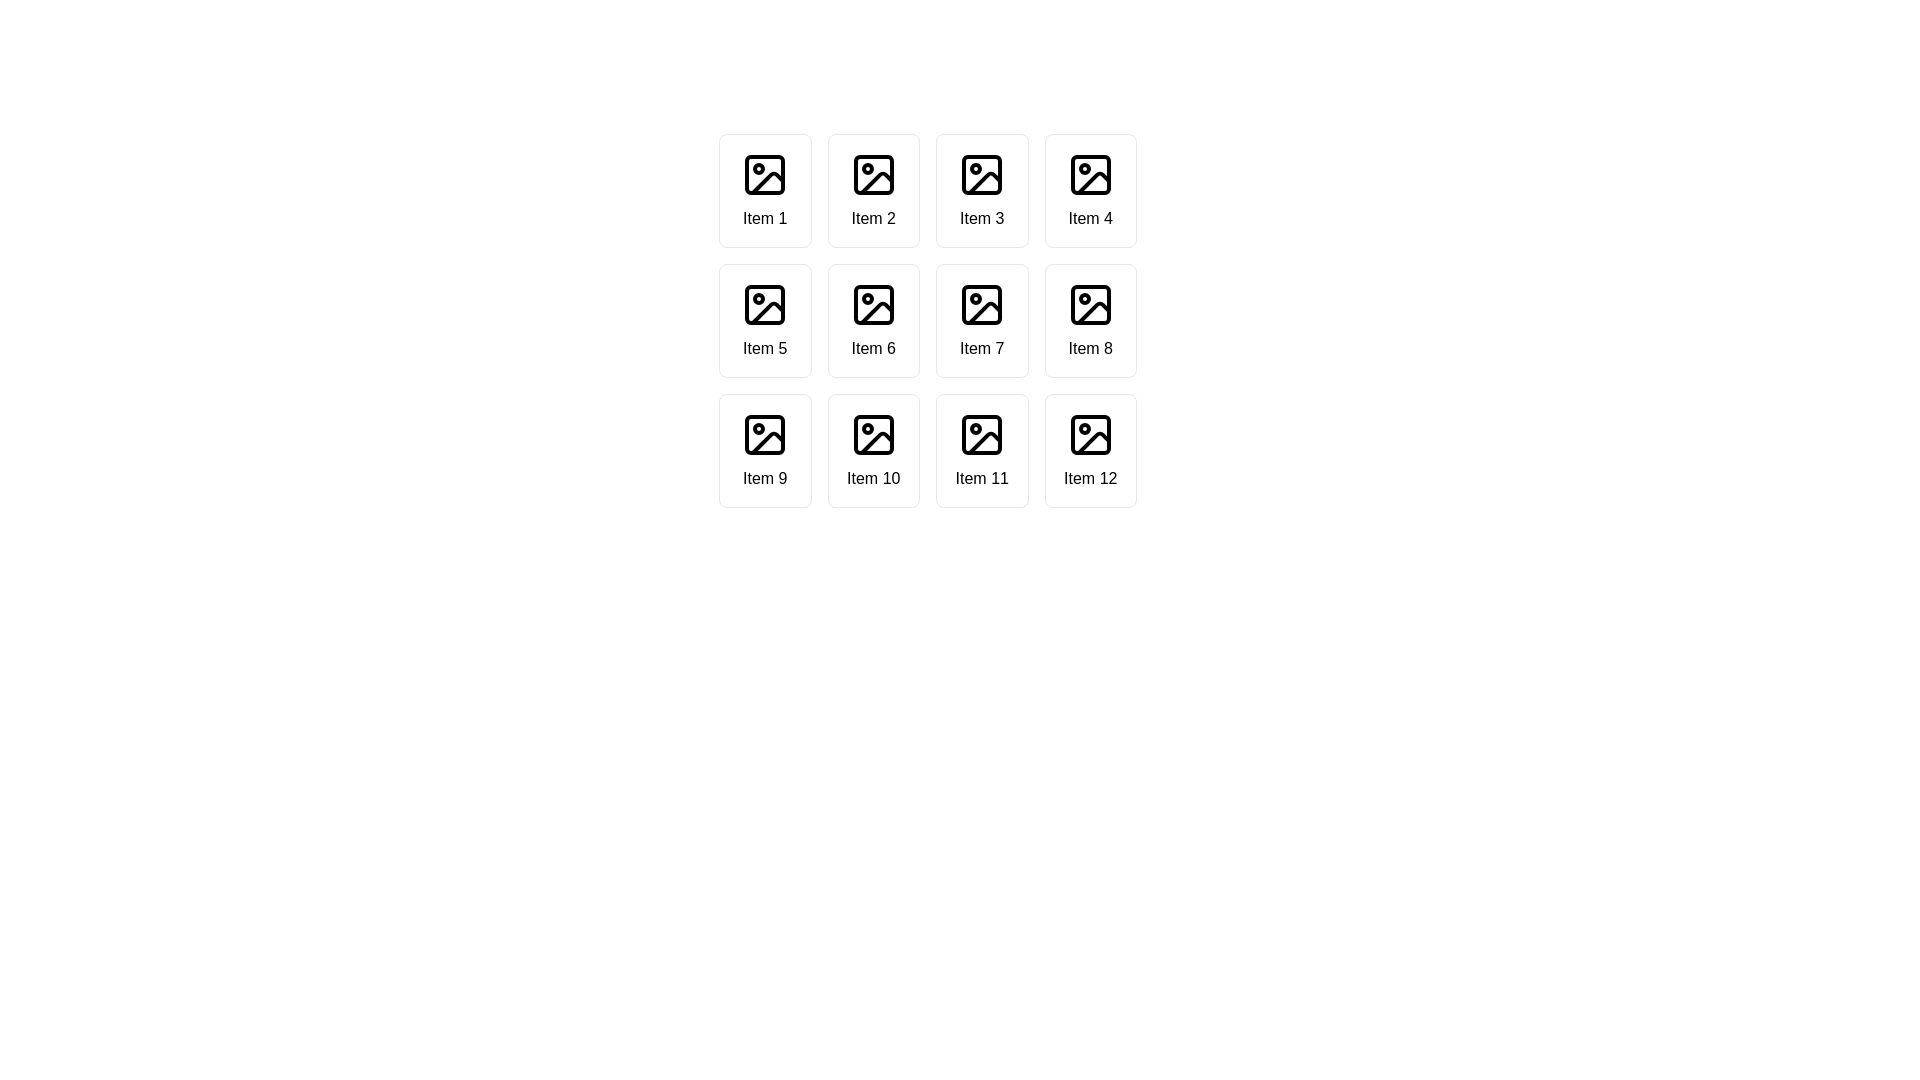 The height and width of the screenshot is (1080, 1920). I want to click on the diagonal line segment in the sixth icon of a 4x3 grid, located in the third row and second column, so click(876, 313).